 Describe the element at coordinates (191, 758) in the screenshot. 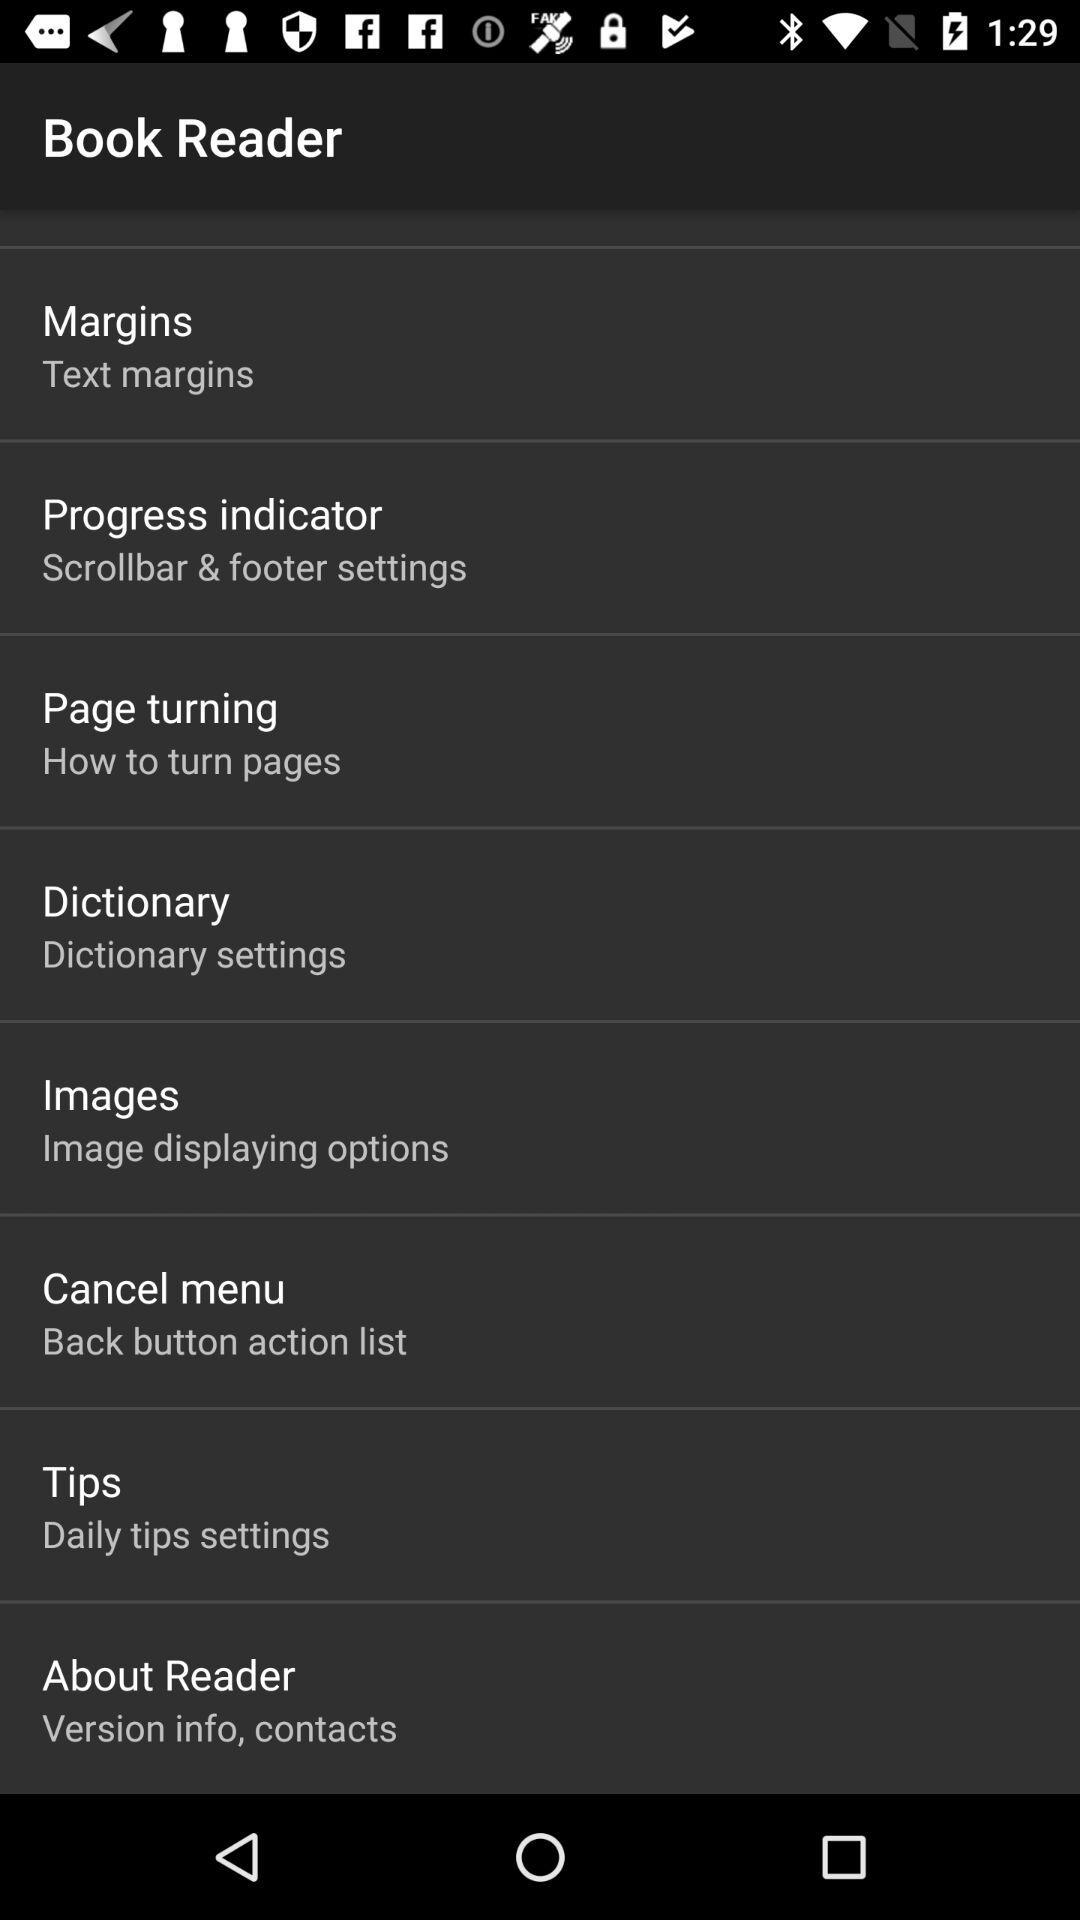

I see `the app below page turning item` at that location.